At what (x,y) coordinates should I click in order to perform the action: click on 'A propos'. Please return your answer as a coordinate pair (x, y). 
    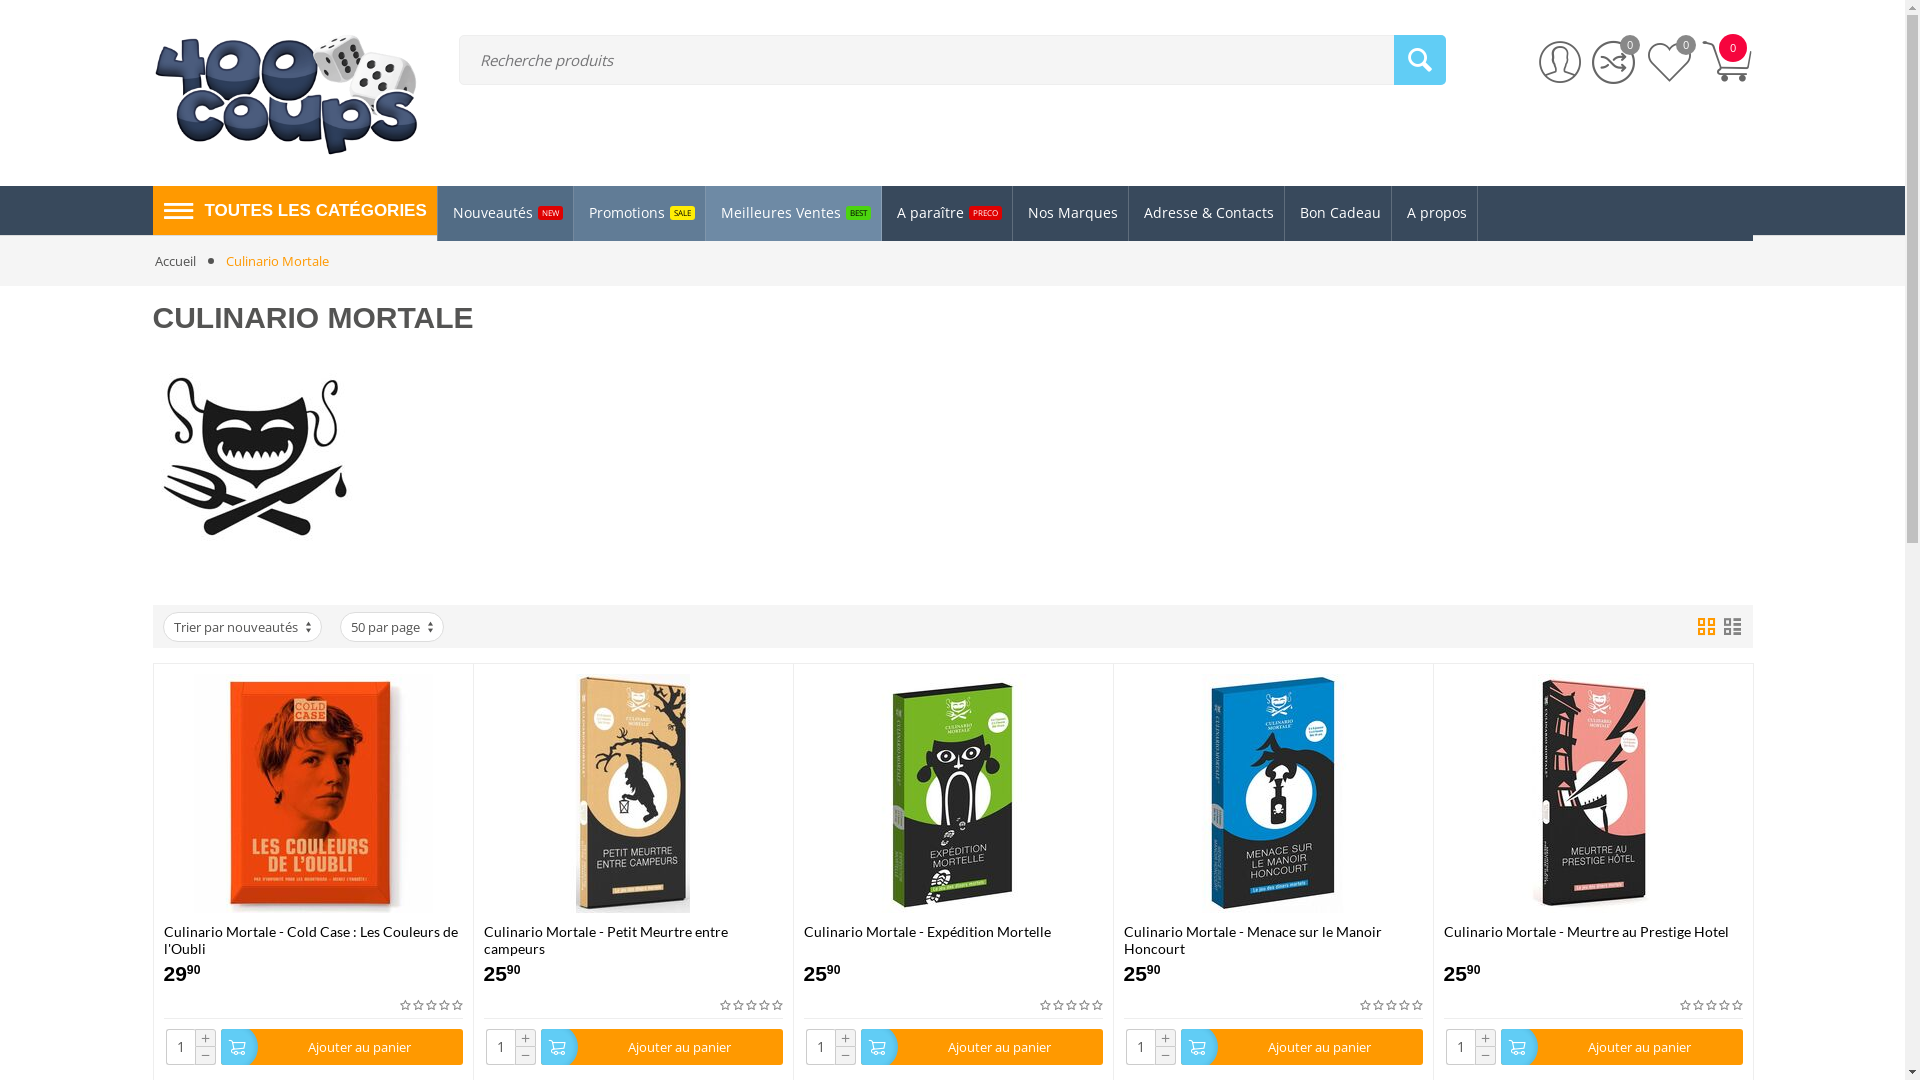
    Looking at the image, I should click on (1434, 213).